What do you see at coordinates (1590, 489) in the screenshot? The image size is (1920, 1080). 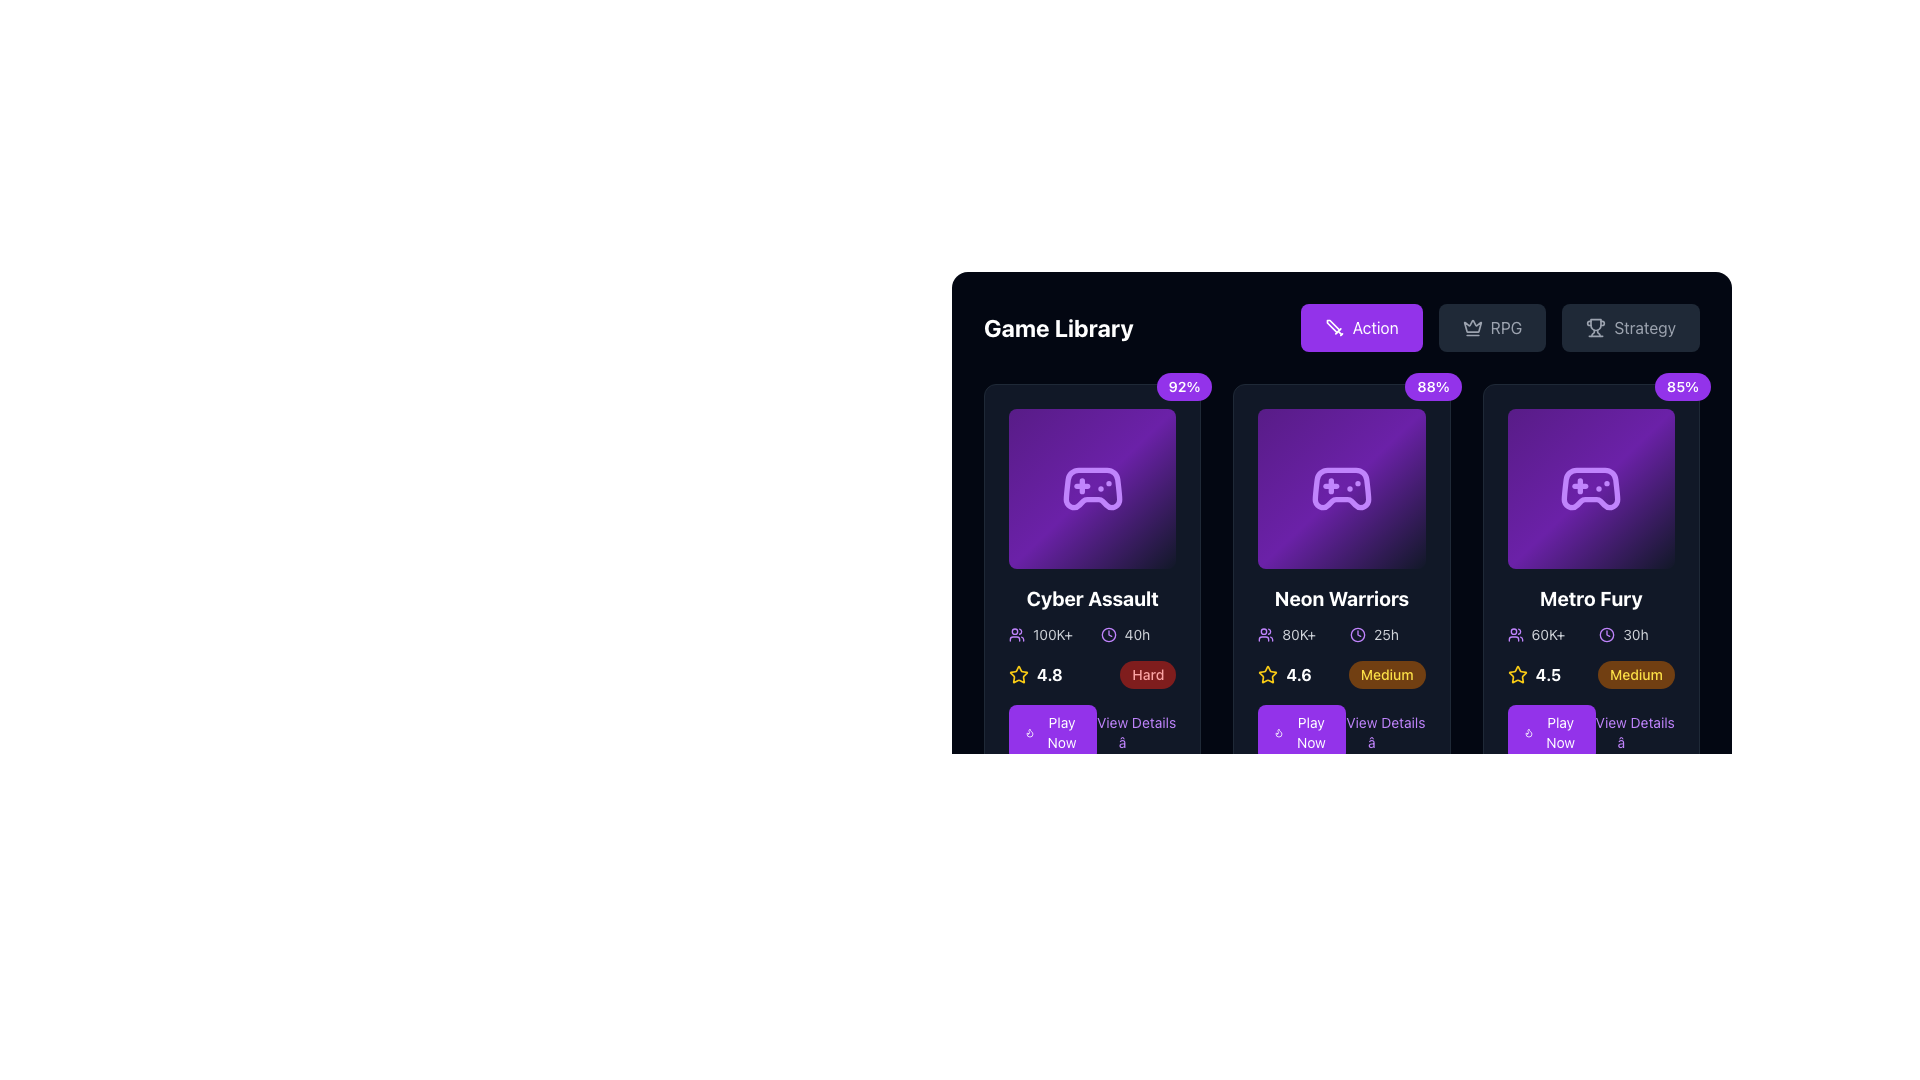 I see `the purple gamepad-shaped icon within the third card of the game cards under the title 'Metro Fury'` at bounding box center [1590, 489].